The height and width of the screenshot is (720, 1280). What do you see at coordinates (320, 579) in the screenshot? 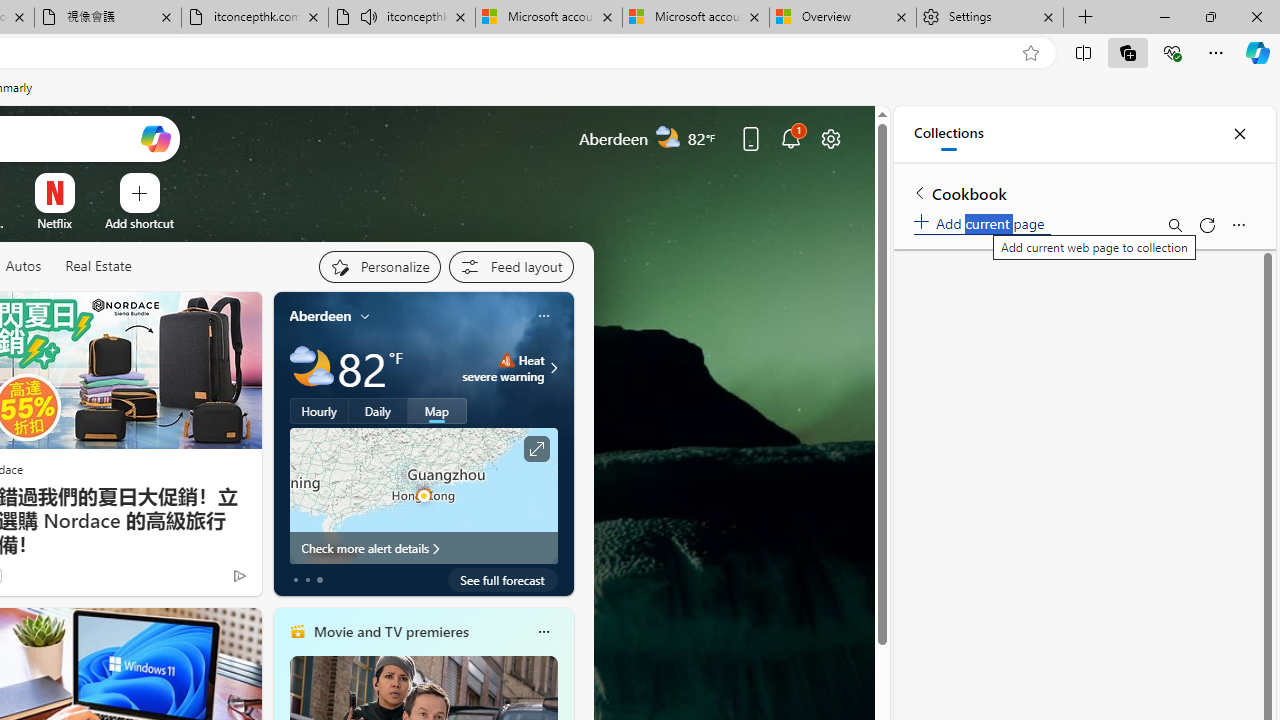
I see `'tab-2'` at bounding box center [320, 579].